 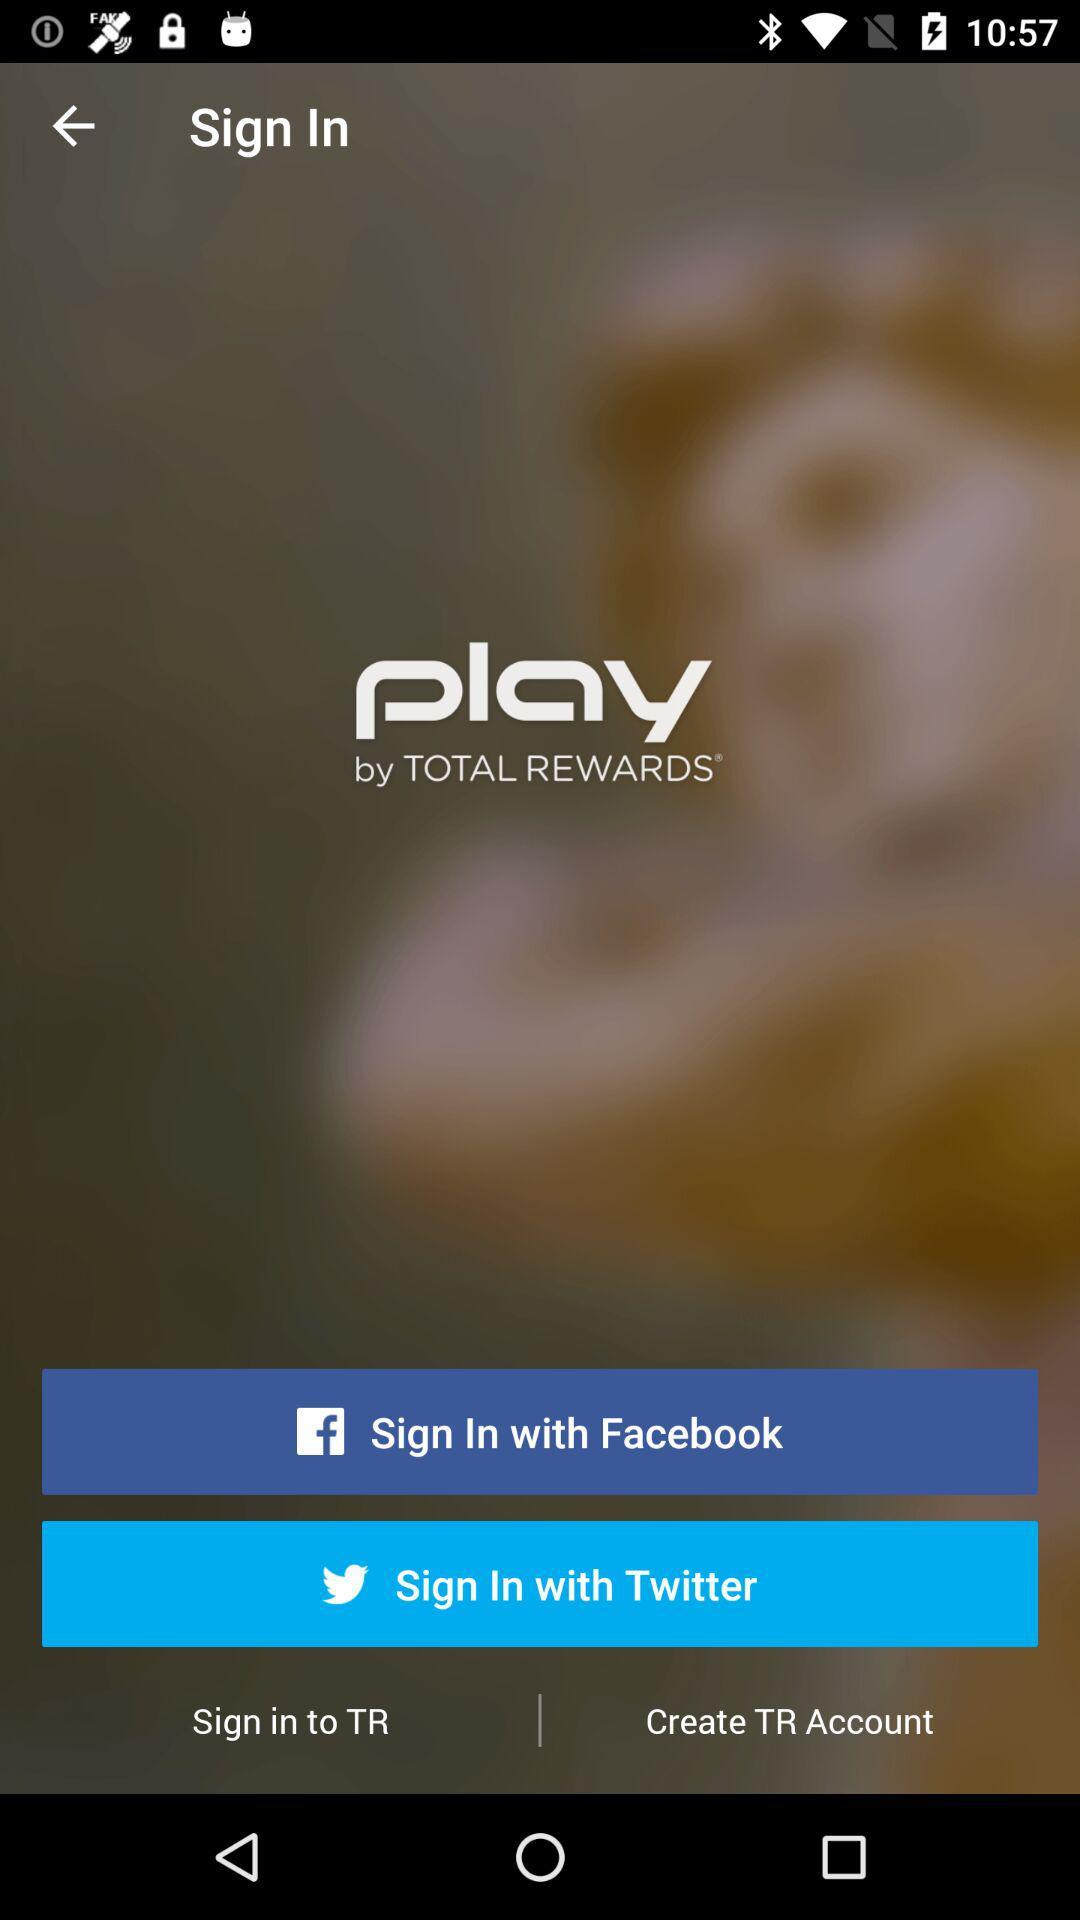 What do you see at coordinates (72, 124) in the screenshot?
I see `the item to the left of the sign in icon` at bounding box center [72, 124].